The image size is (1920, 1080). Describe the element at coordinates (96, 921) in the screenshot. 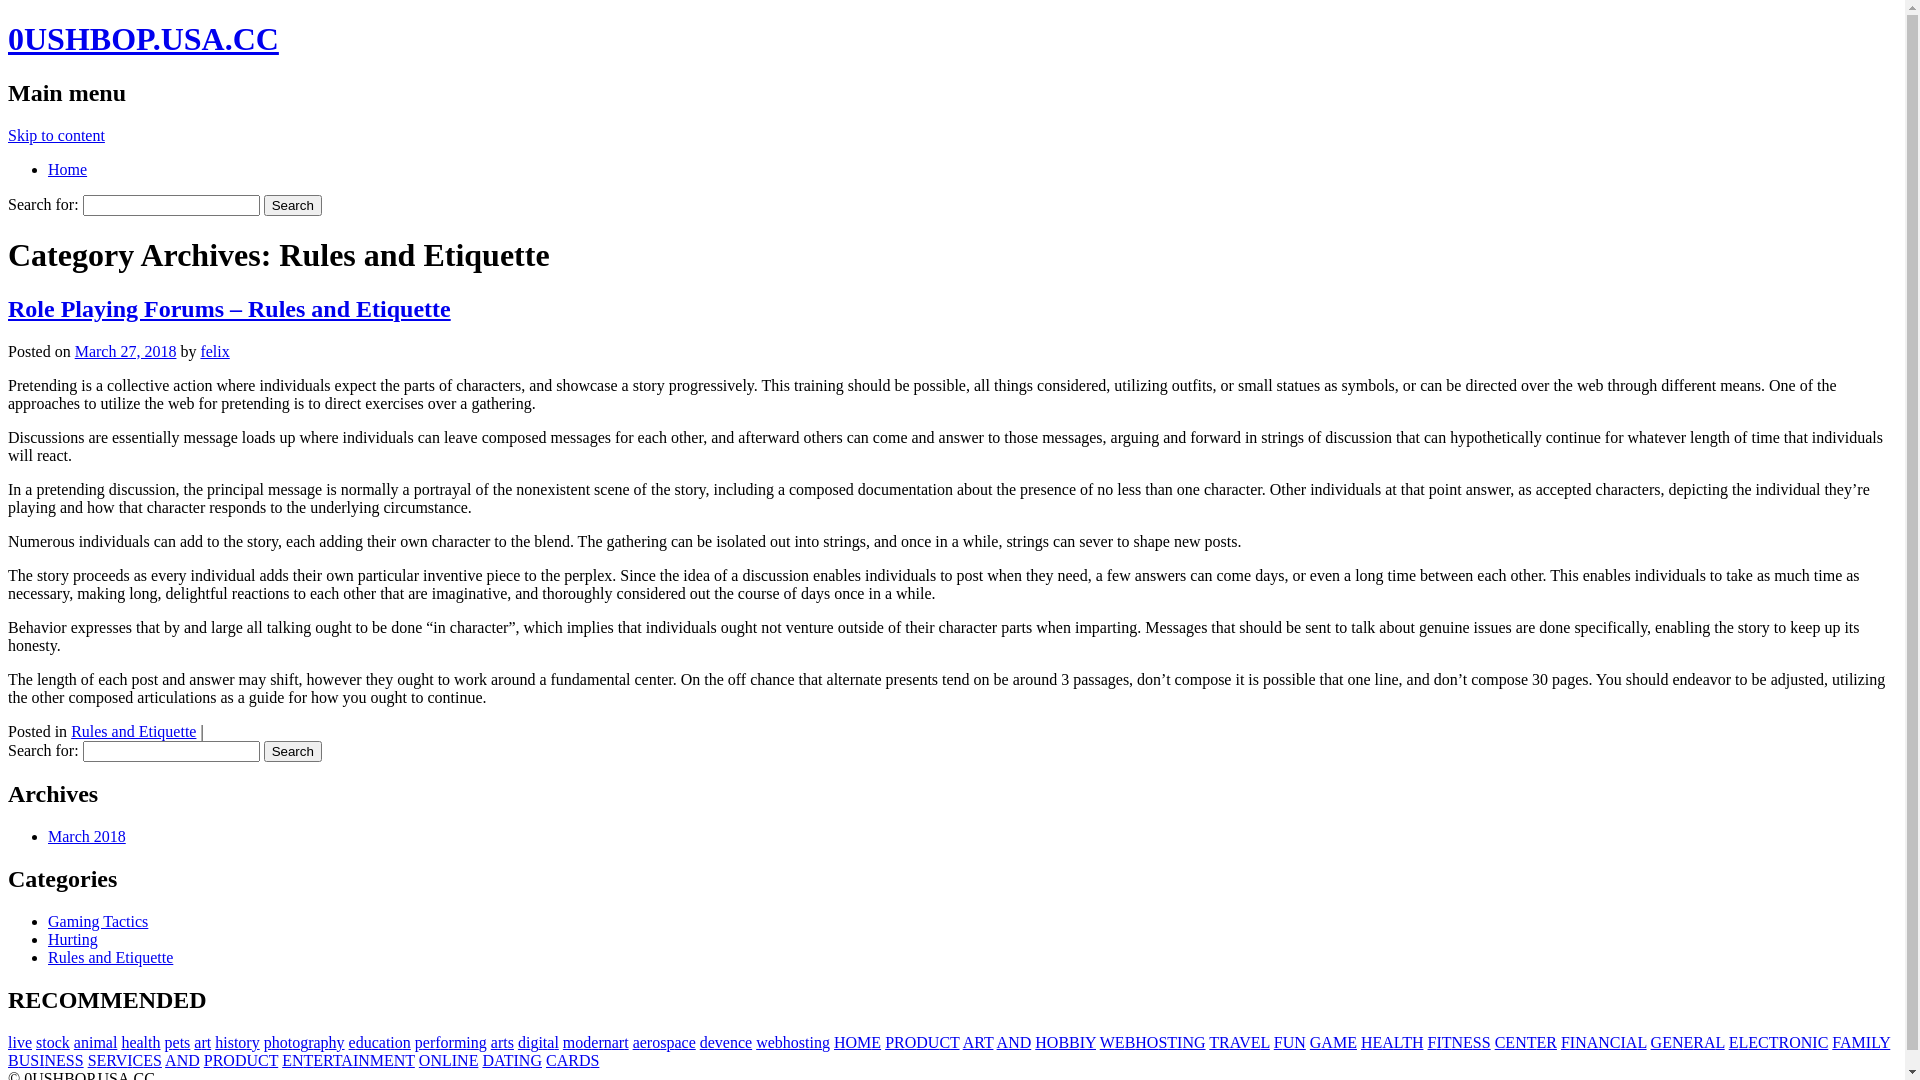

I see `'Gaming Tactics'` at that location.